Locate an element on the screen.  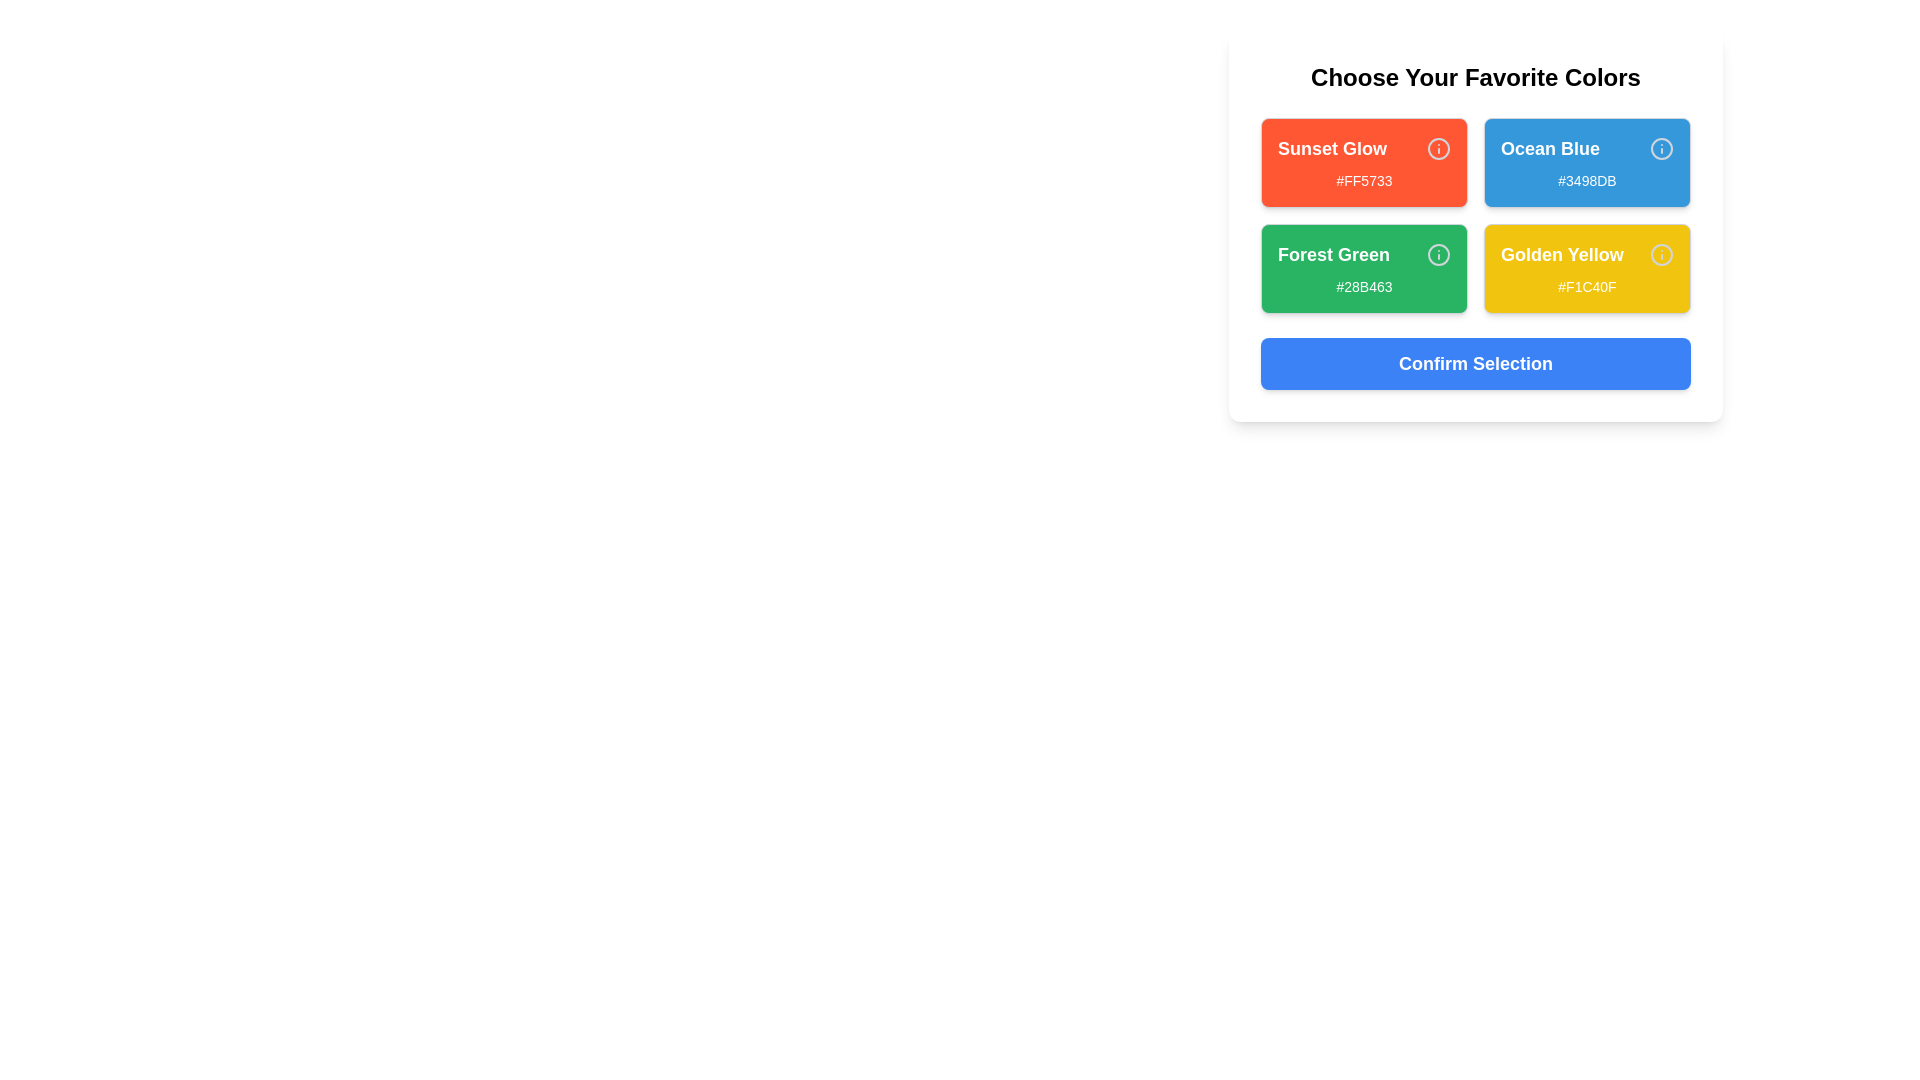
the color card labeled Ocean Blue to inspect its color representation is located at coordinates (1586, 161).